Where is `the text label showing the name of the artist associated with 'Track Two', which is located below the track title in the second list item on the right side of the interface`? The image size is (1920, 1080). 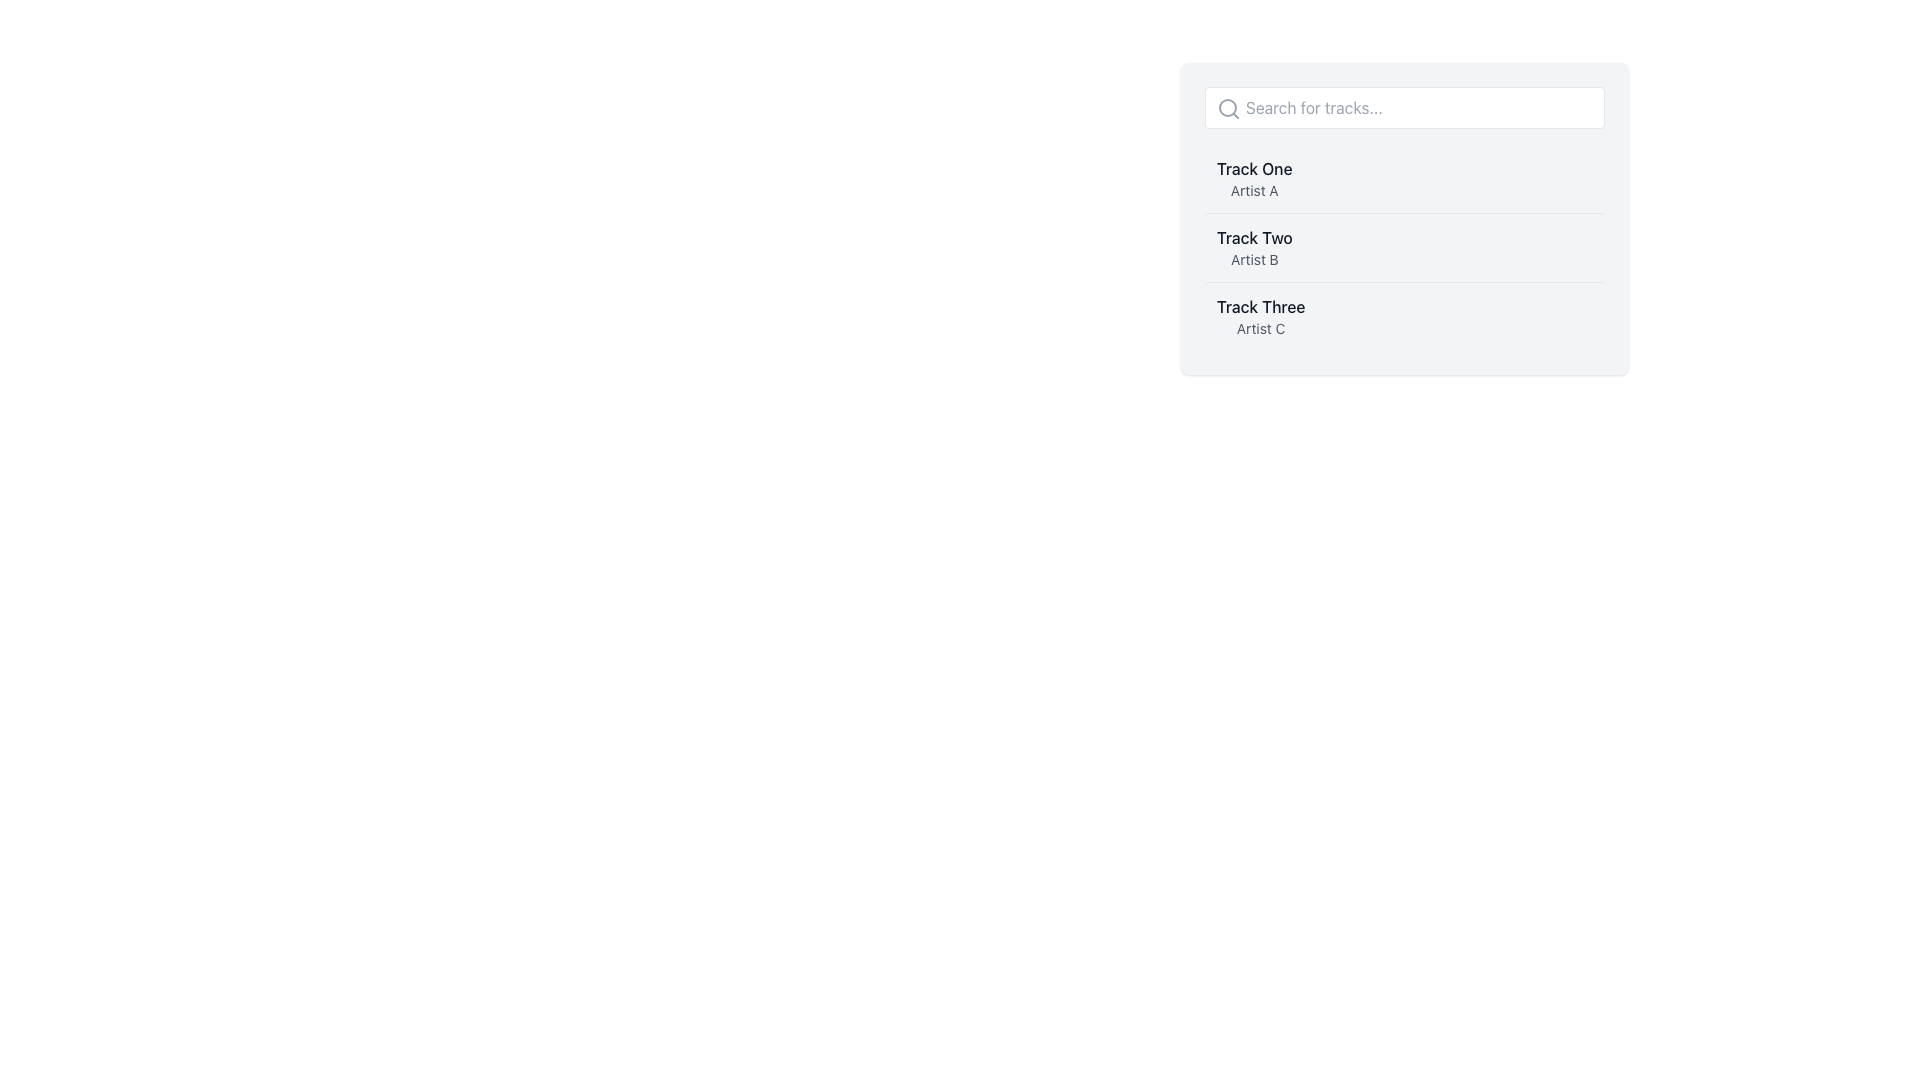
the text label showing the name of the artist associated with 'Track Two', which is located below the track title in the second list item on the right side of the interface is located at coordinates (1253, 258).